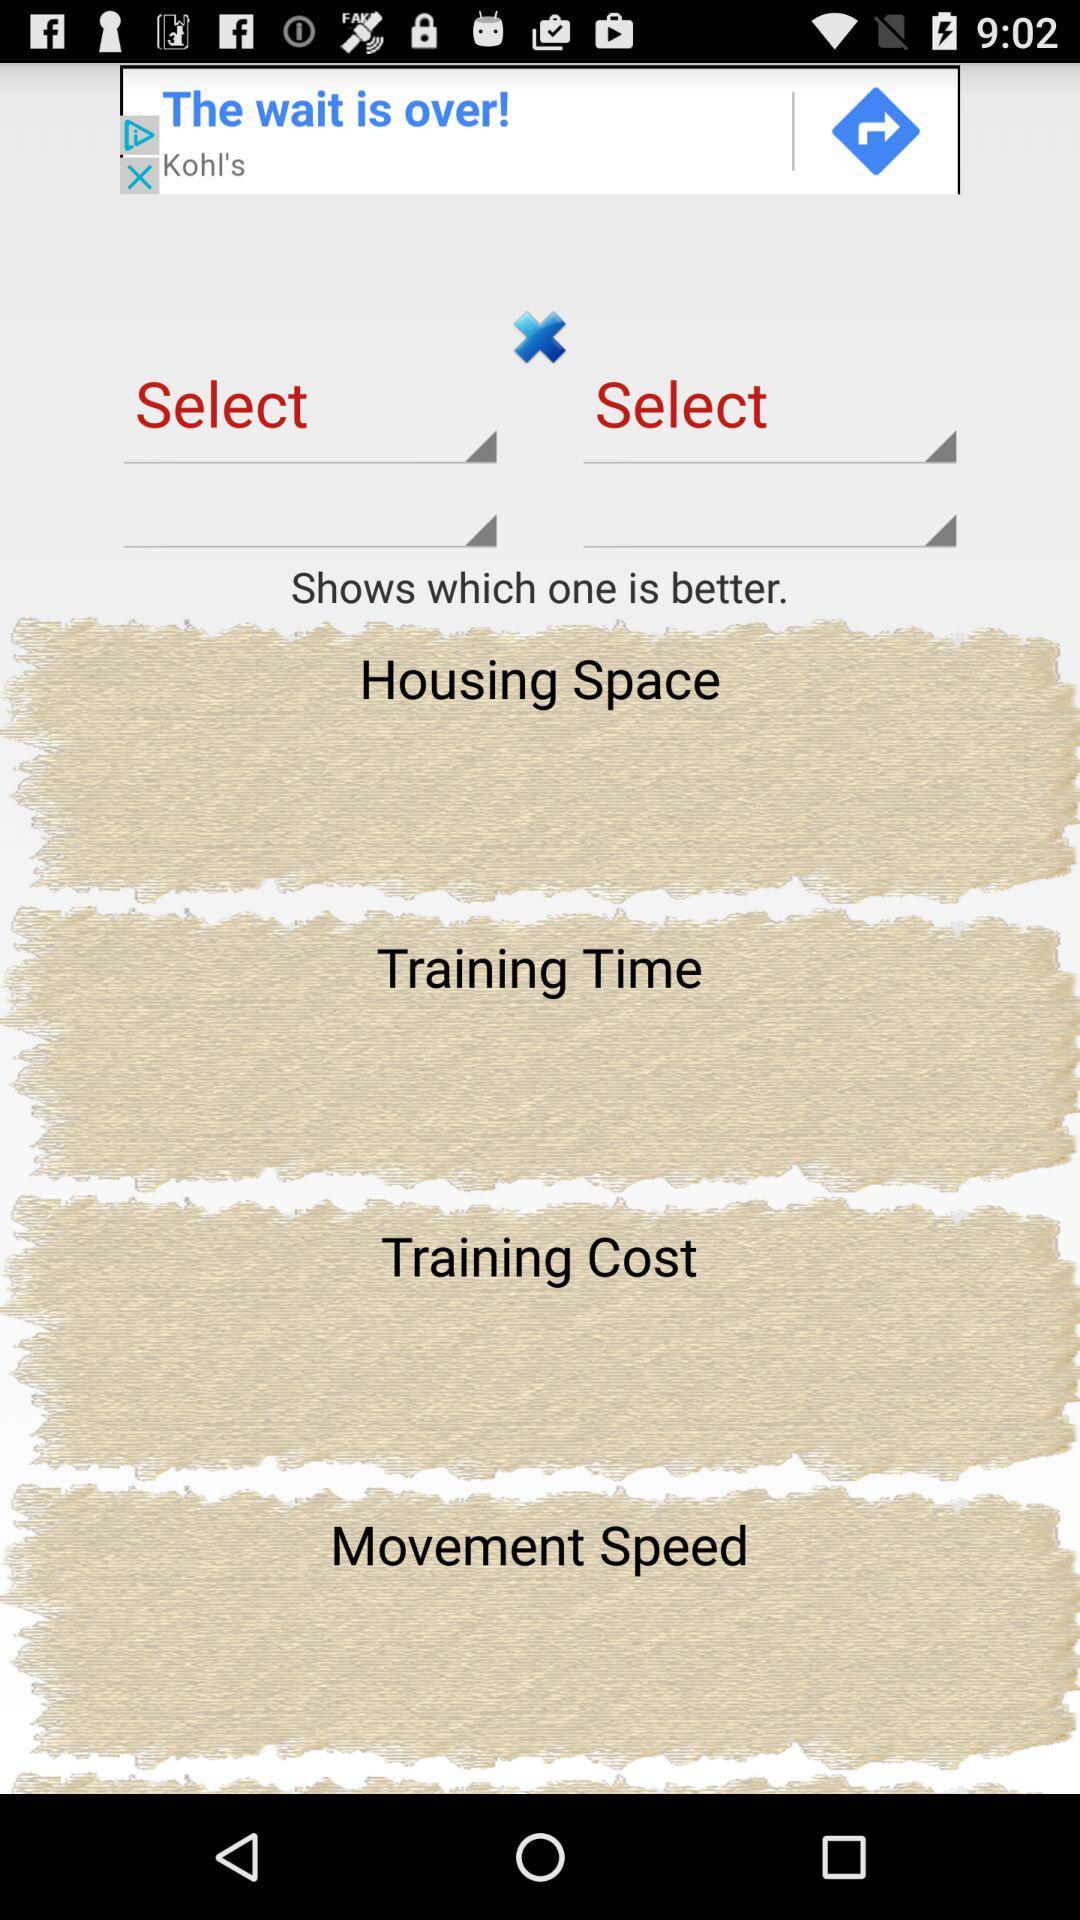 The width and height of the screenshot is (1080, 1920). I want to click on google adsense advertisement, so click(540, 127).